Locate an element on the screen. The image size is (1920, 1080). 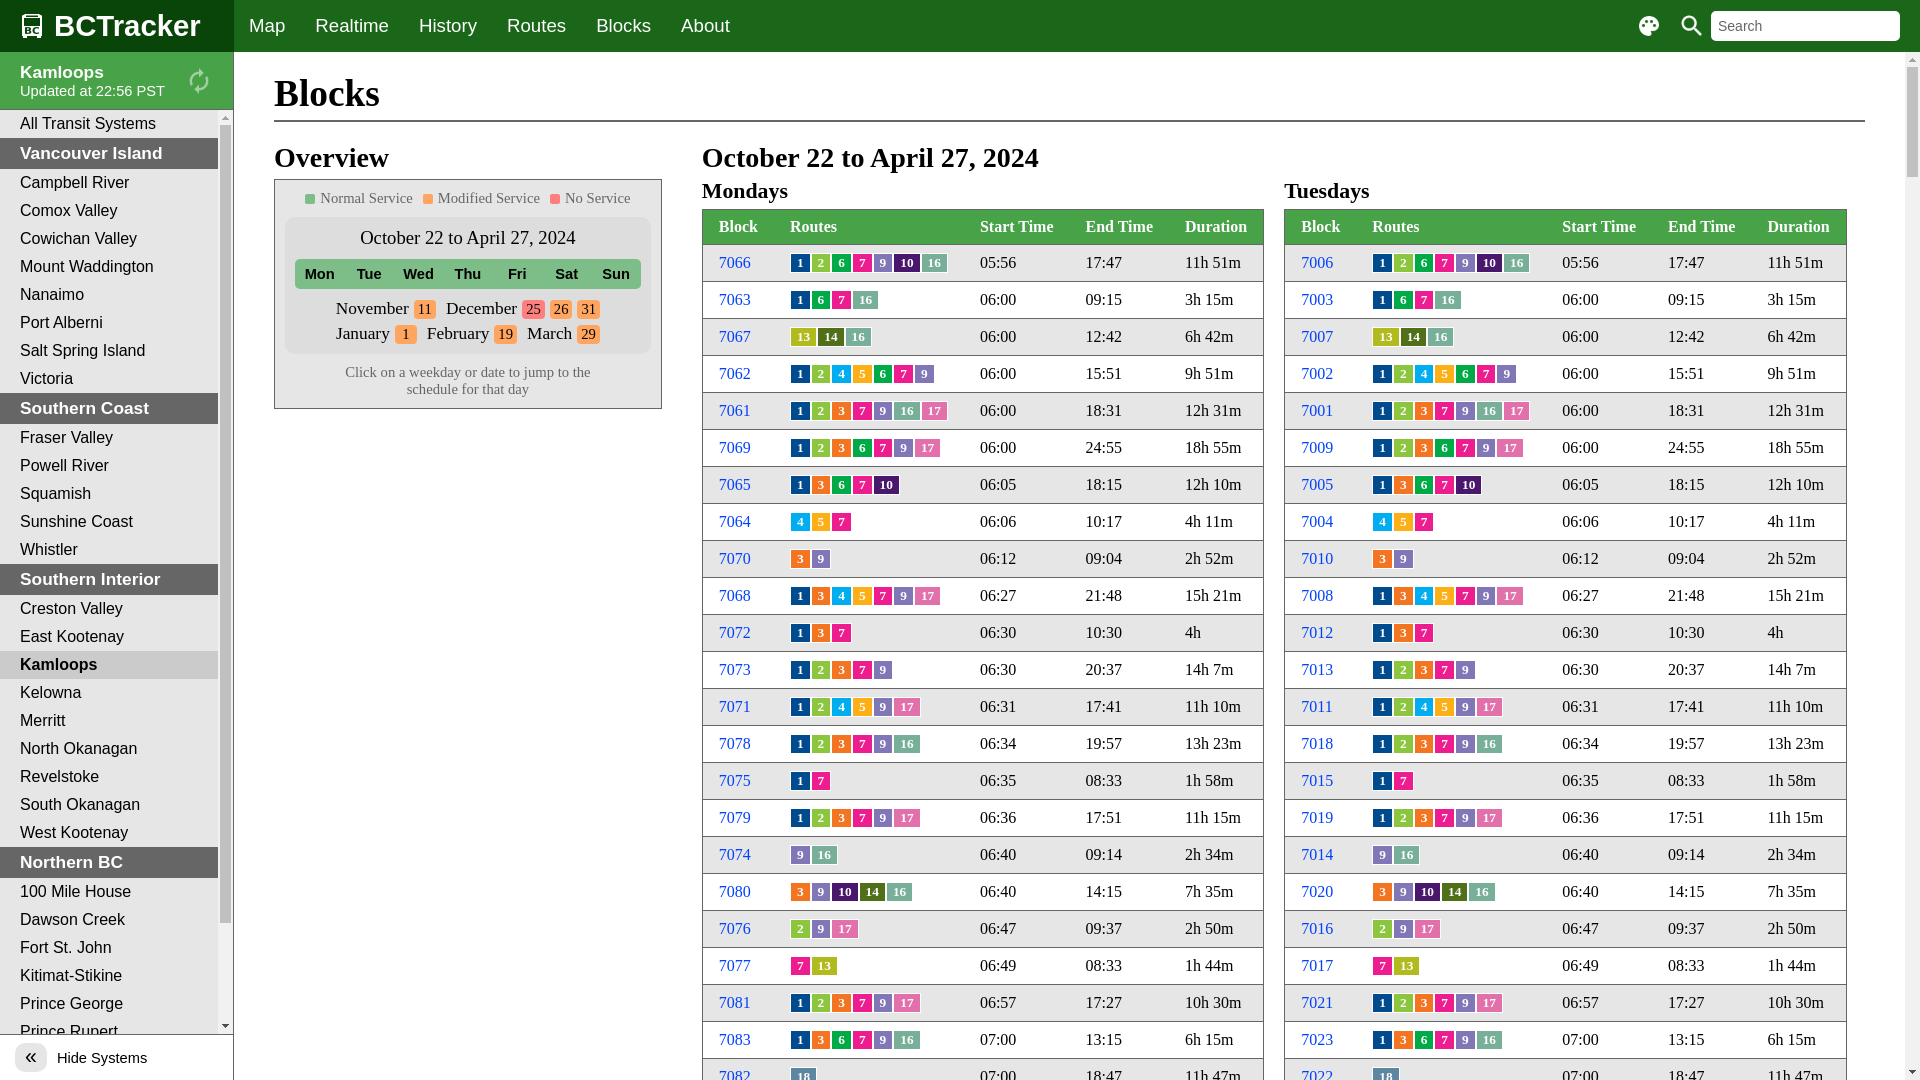
'9' is located at coordinates (1506, 374).